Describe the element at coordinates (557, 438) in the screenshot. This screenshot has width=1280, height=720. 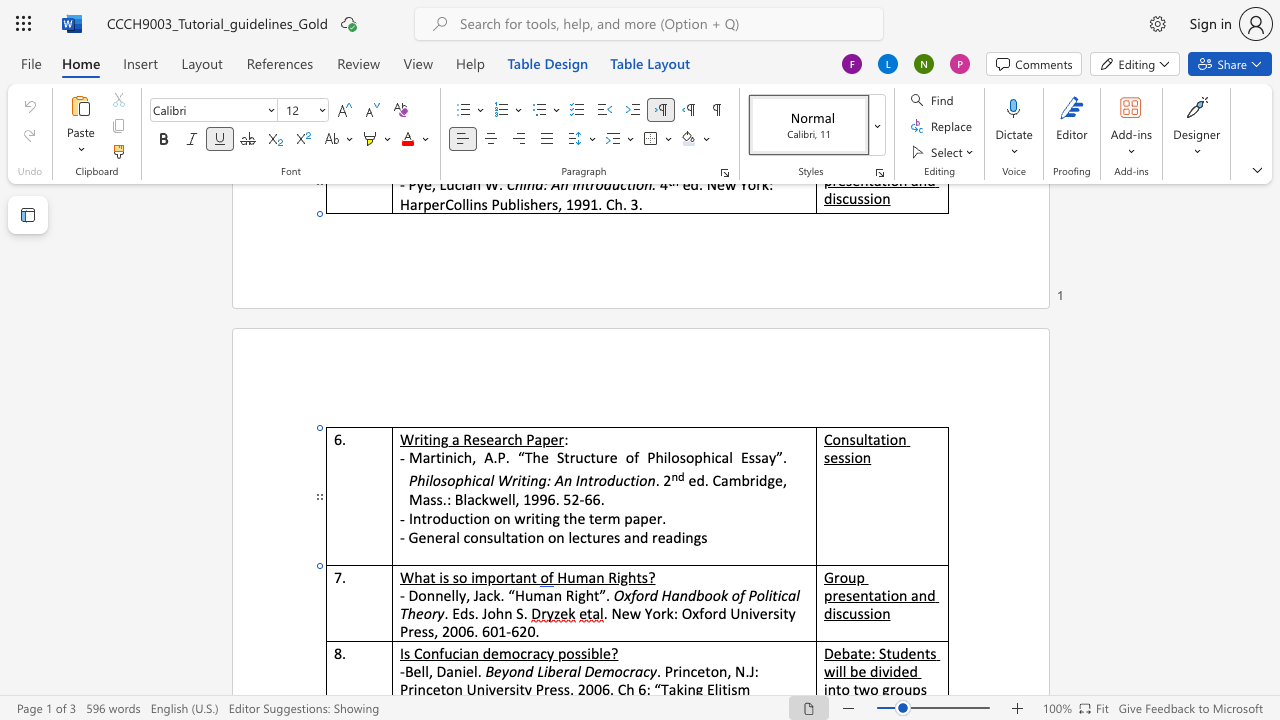
I see `the space between the continuous character "e" and "r" in the text` at that location.